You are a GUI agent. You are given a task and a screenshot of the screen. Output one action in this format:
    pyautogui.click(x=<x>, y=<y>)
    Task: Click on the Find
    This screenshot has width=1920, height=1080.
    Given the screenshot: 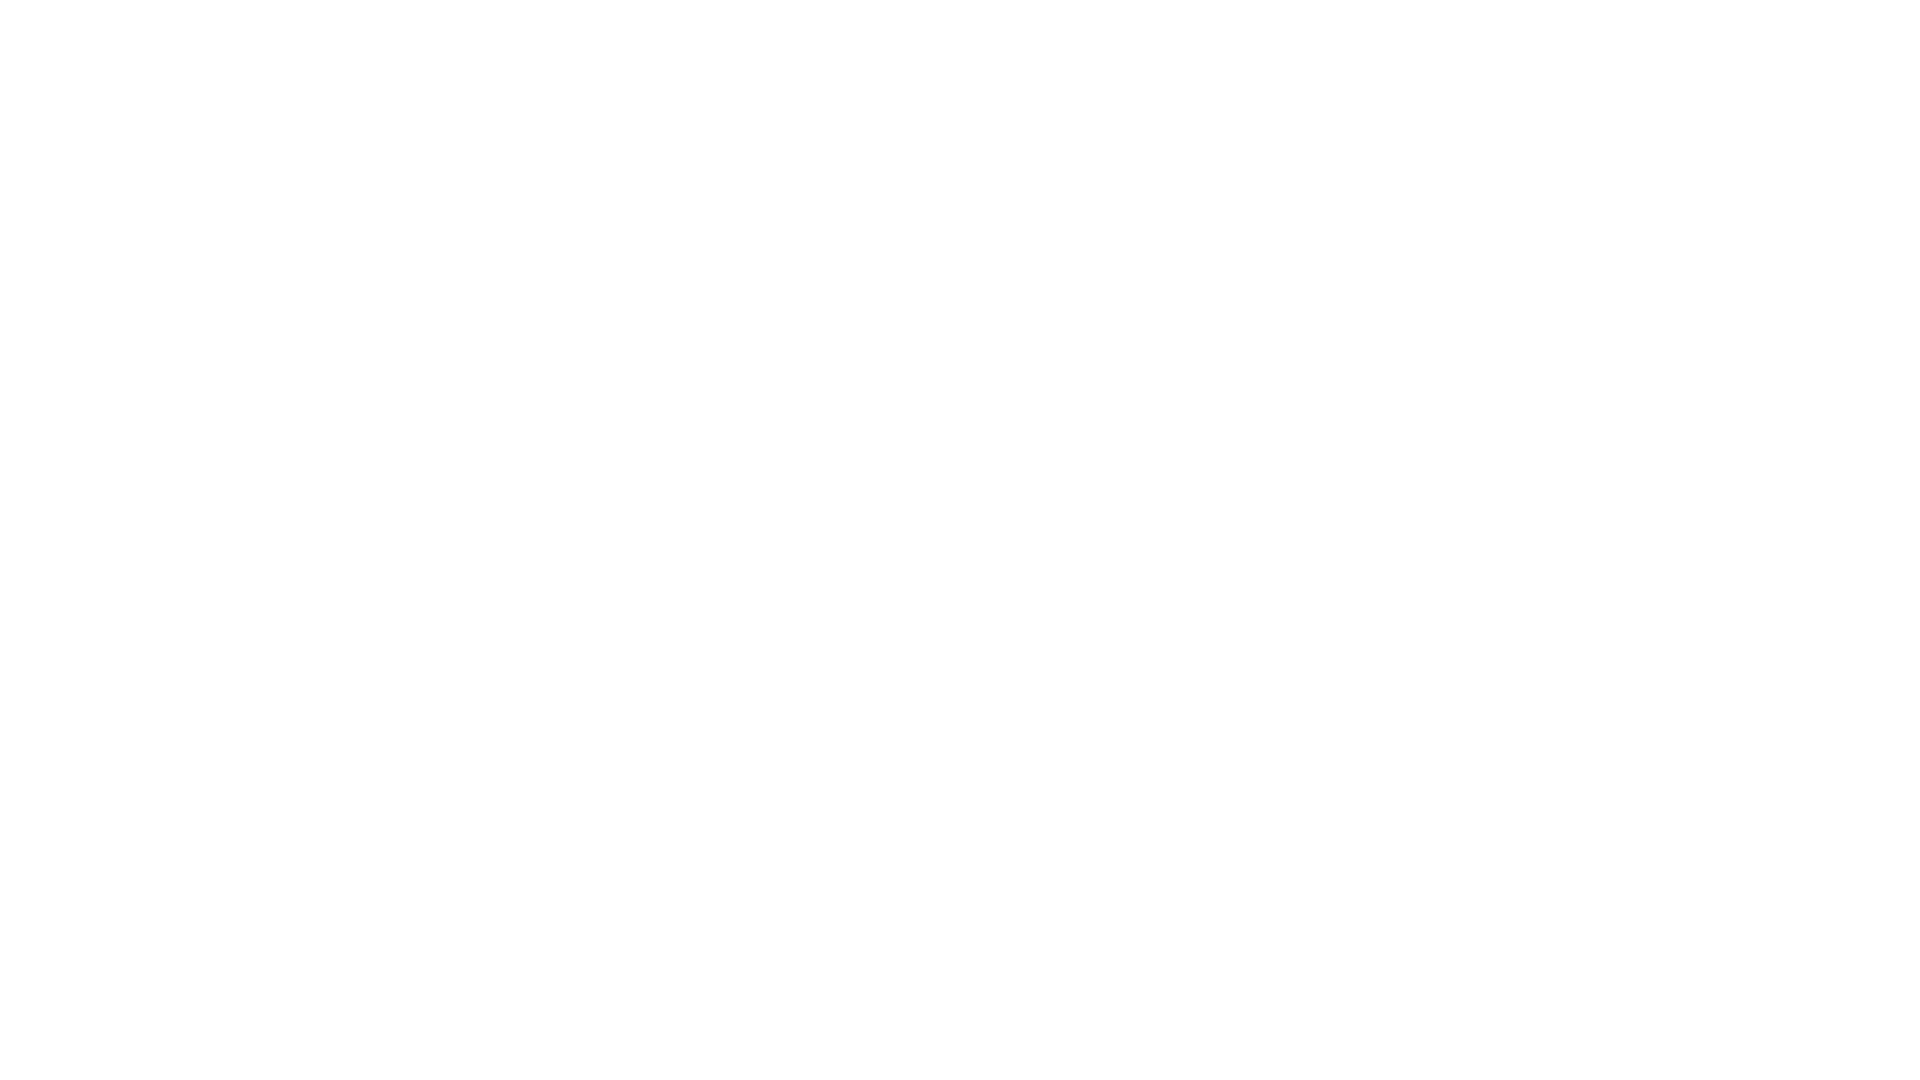 What is the action you would take?
    pyautogui.click(x=1464, y=733)
    